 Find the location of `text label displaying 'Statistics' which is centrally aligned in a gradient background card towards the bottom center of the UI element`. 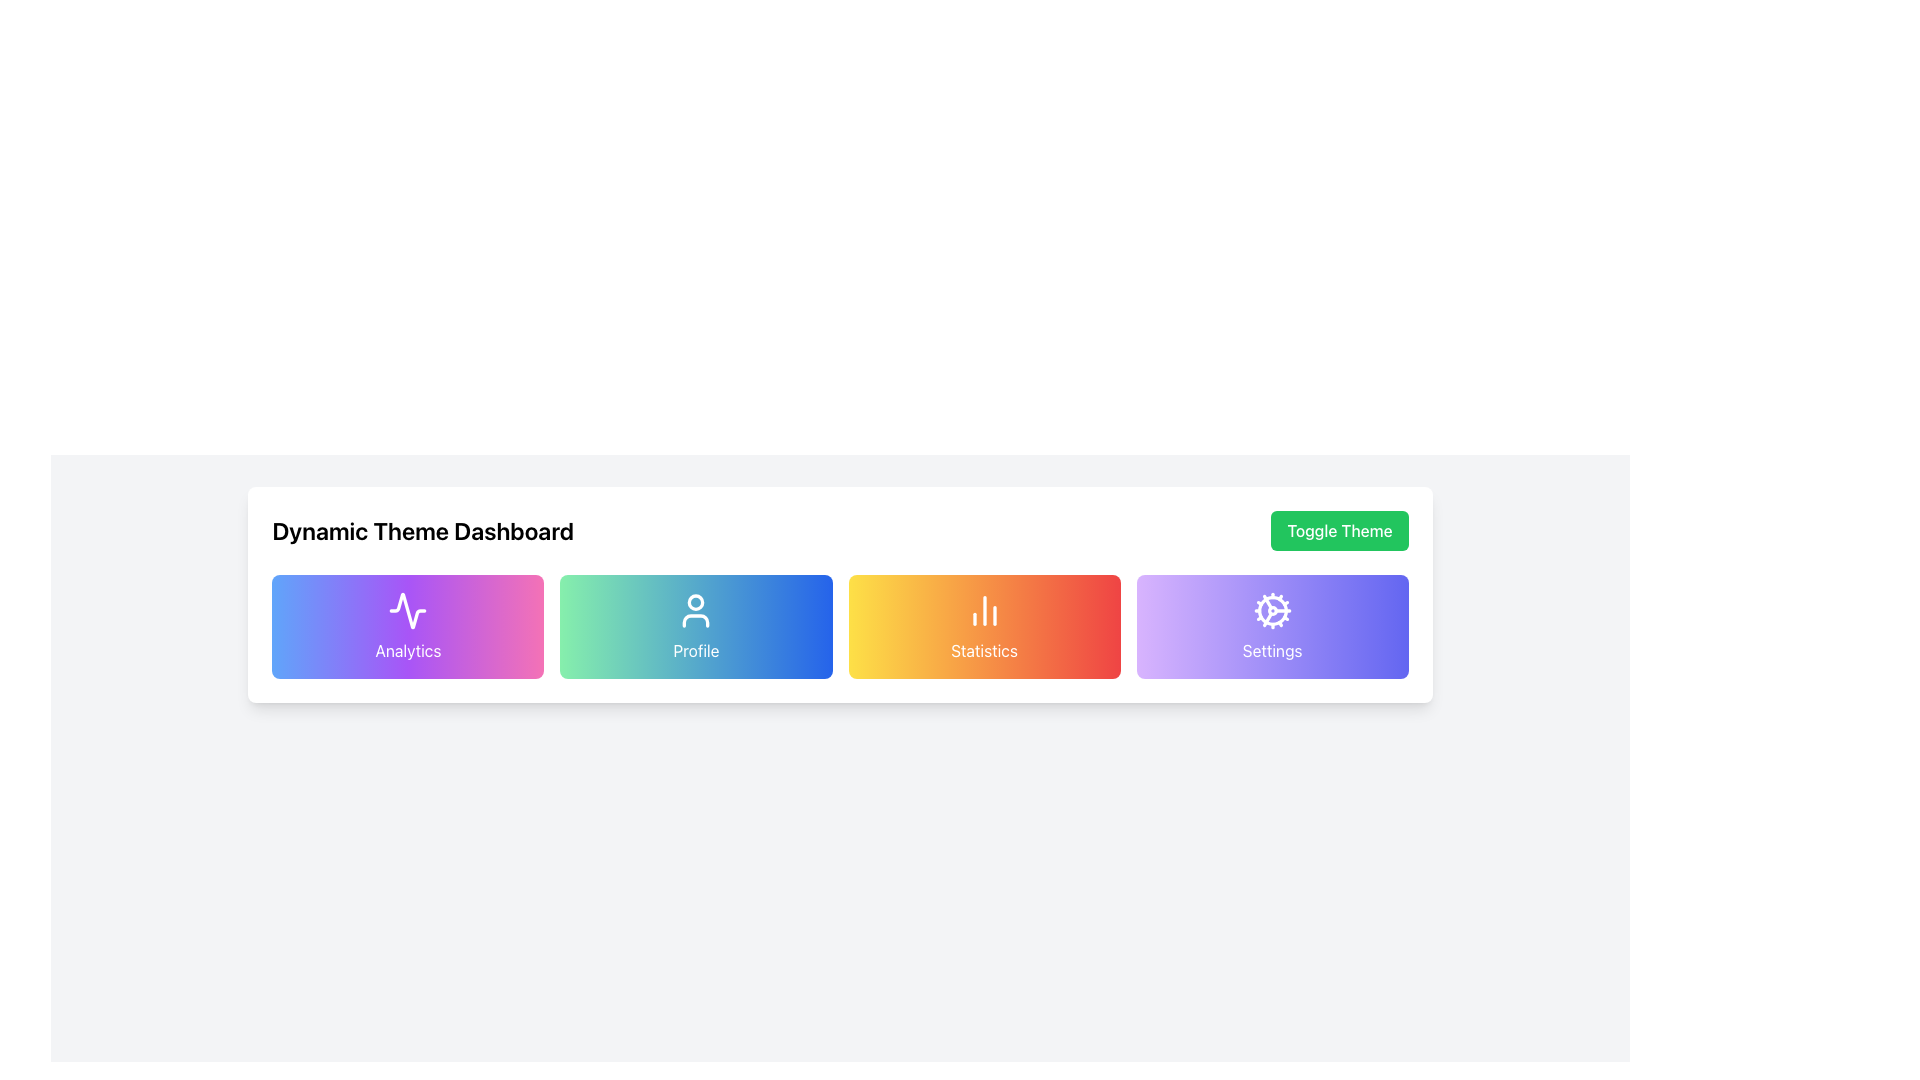

text label displaying 'Statistics' which is centrally aligned in a gradient background card towards the bottom center of the UI element is located at coordinates (984, 651).